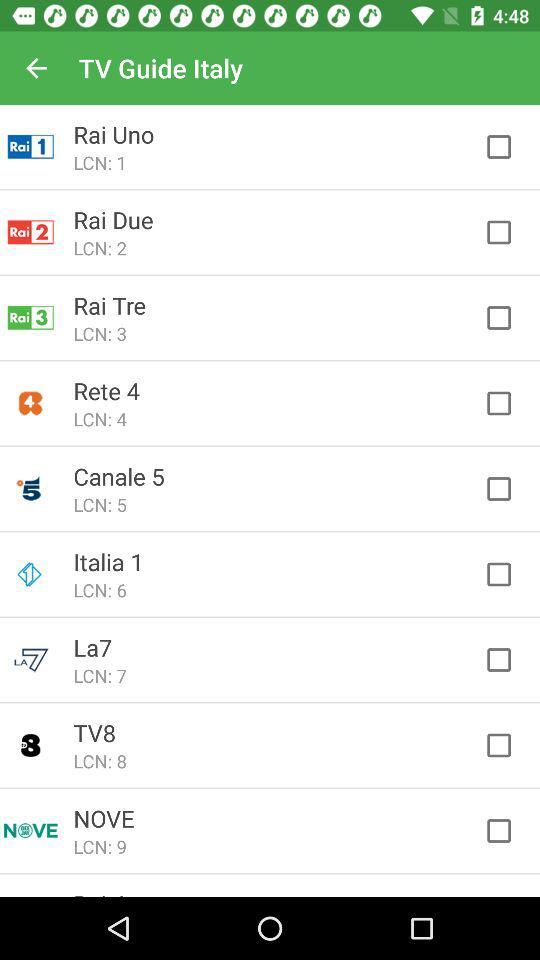  What do you see at coordinates (509, 830) in the screenshot?
I see `the bottom right checkbox` at bounding box center [509, 830].